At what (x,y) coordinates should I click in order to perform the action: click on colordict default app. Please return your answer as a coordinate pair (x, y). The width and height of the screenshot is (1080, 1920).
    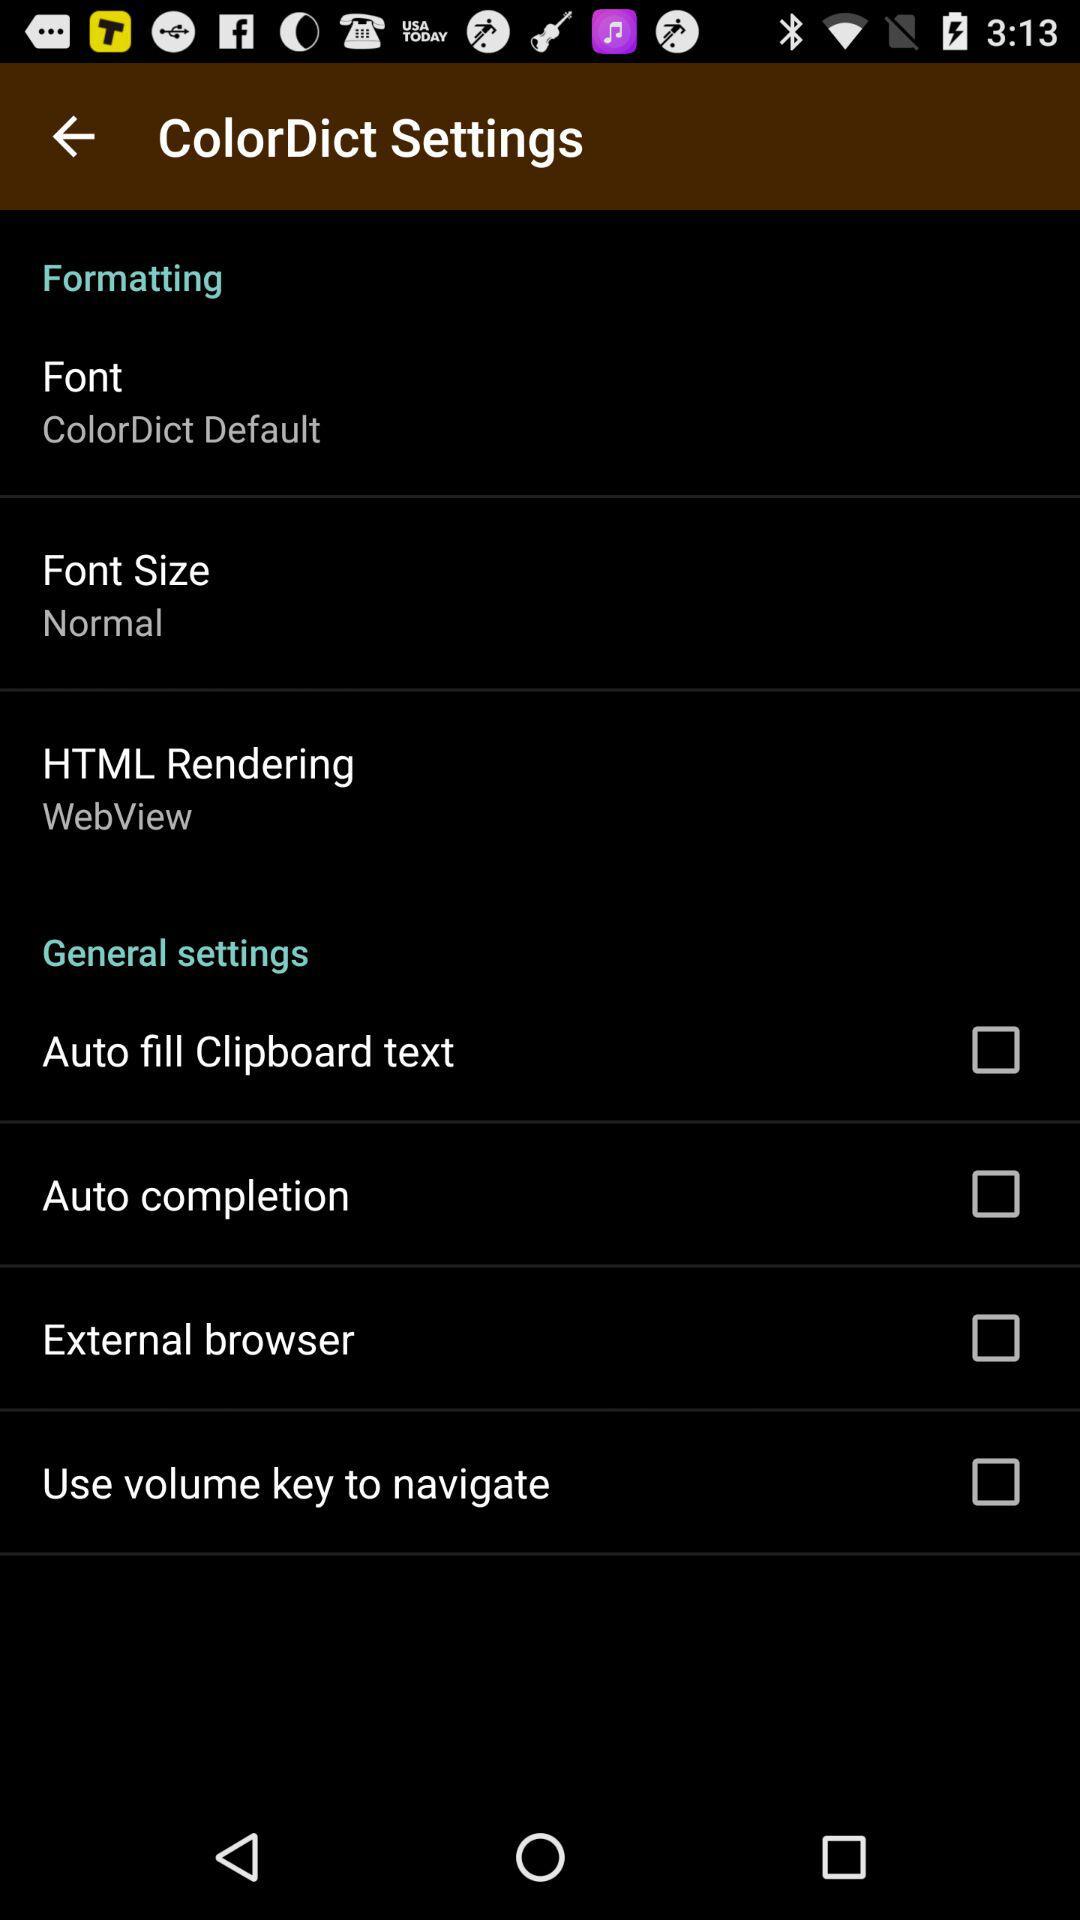
    Looking at the image, I should click on (181, 427).